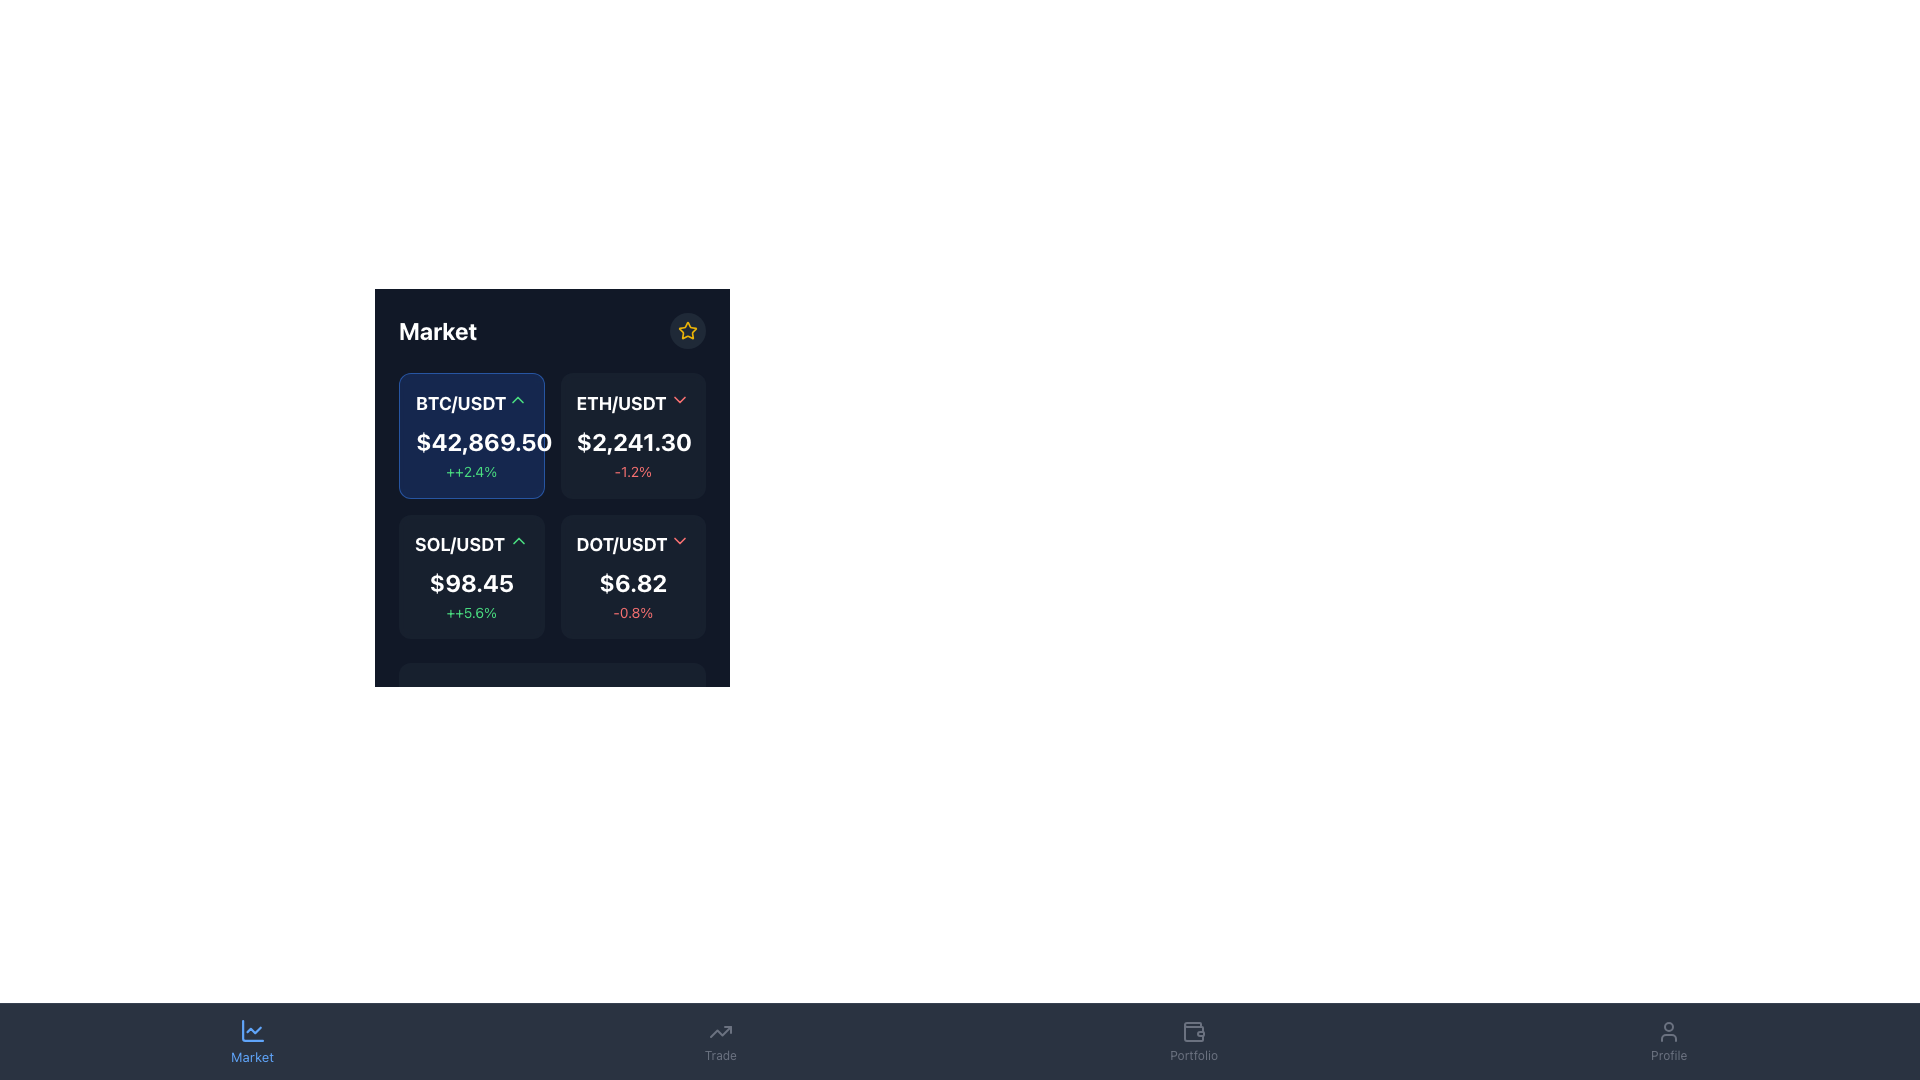 The height and width of the screenshot is (1080, 1920). I want to click on the text label displaying the percentage change of the cryptocurrency price, which indicates a decrease, located below the larger text '$2,241.30', so click(632, 471).